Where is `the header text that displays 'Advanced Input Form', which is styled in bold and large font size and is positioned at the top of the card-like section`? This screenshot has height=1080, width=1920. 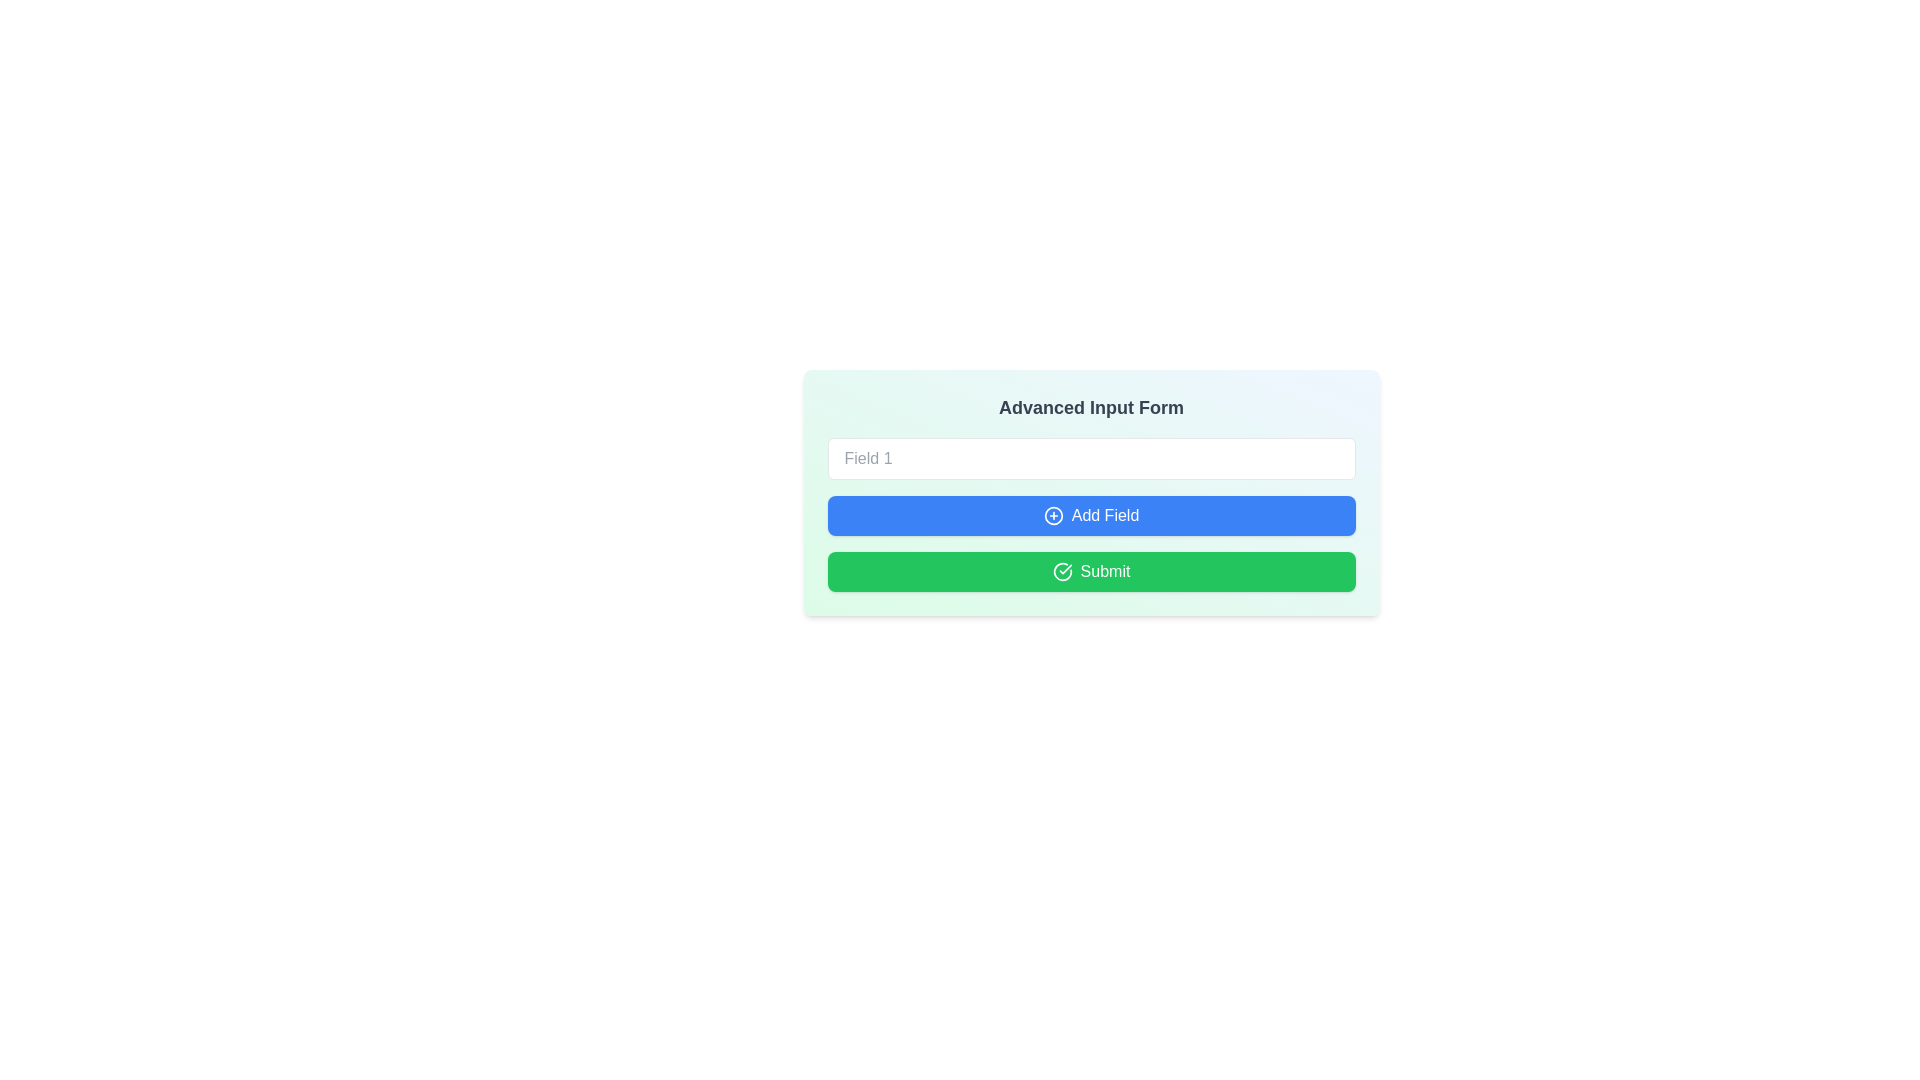 the header text that displays 'Advanced Input Form', which is styled in bold and large font size and is positioned at the top of the card-like section is located at coordinates (1090, 407).